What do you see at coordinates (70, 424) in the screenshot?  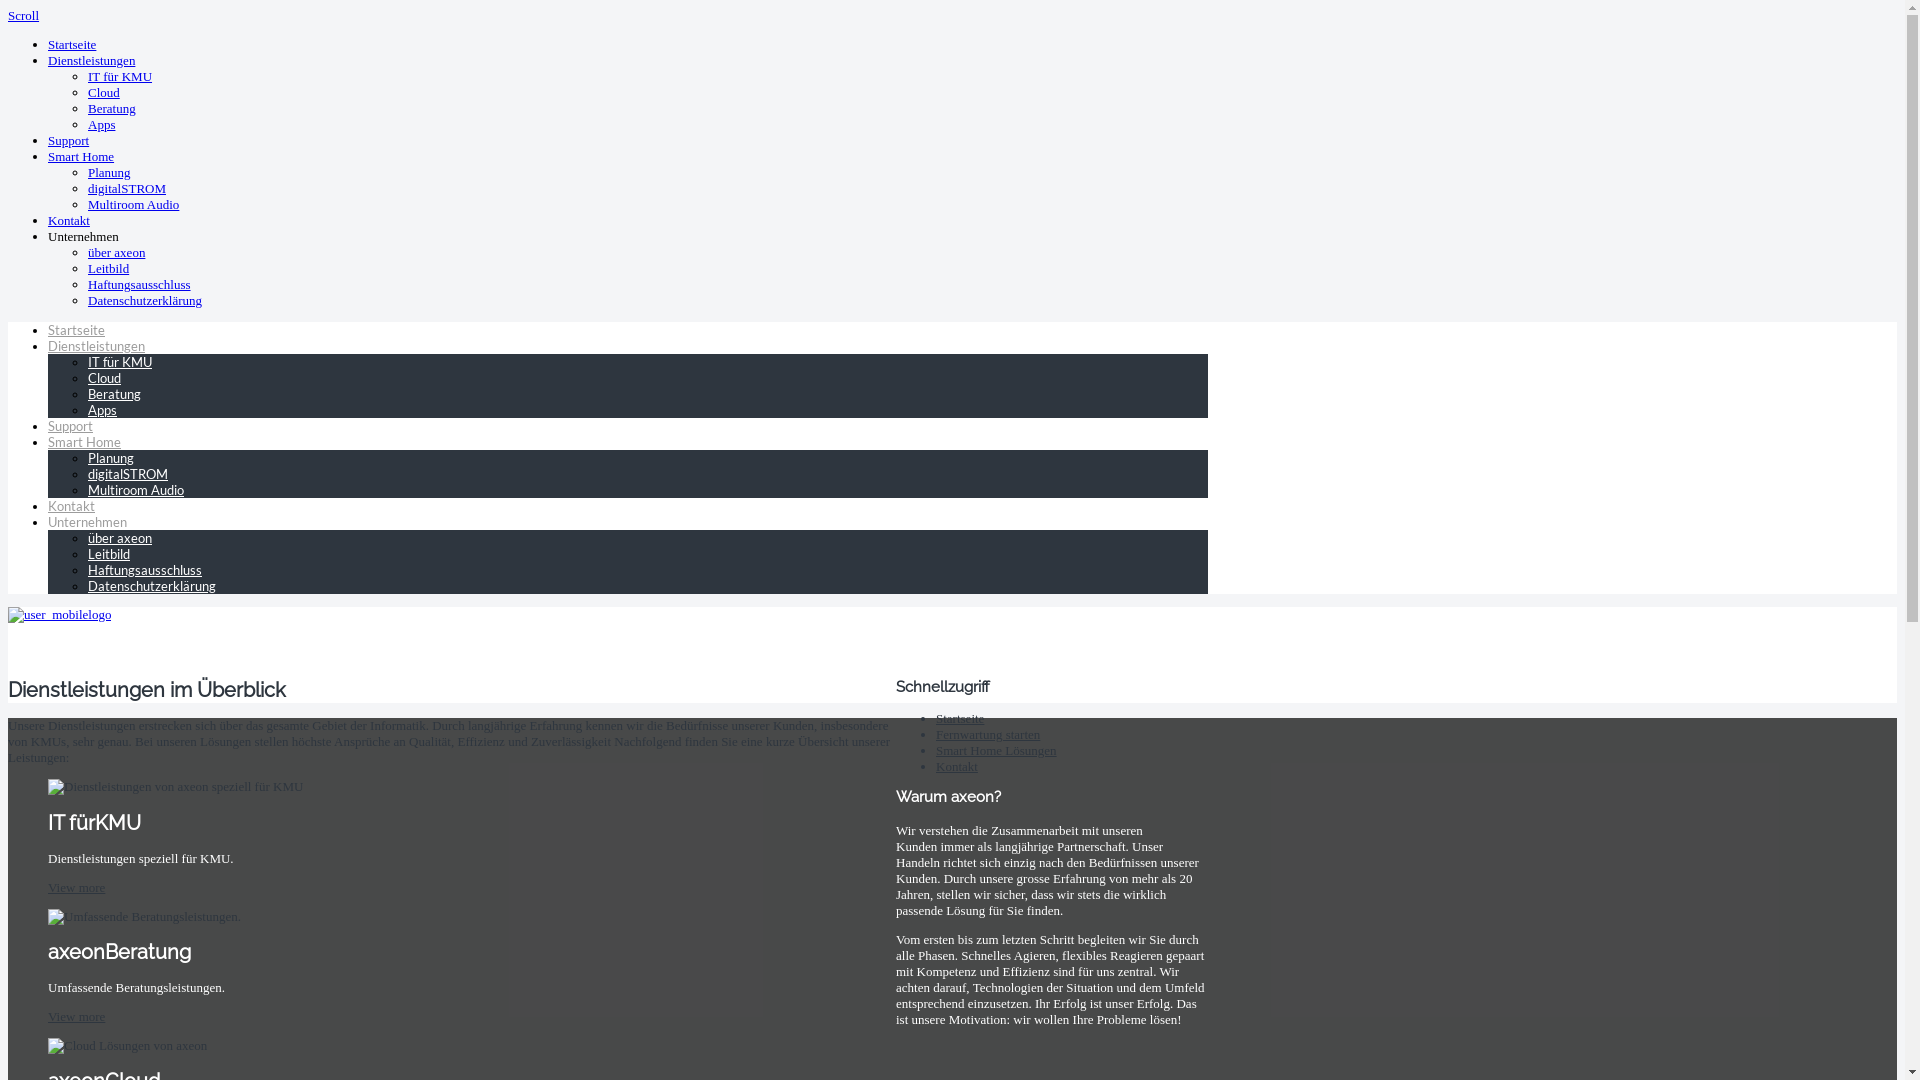 I see `'Support'` at bounding box center [70, 424].